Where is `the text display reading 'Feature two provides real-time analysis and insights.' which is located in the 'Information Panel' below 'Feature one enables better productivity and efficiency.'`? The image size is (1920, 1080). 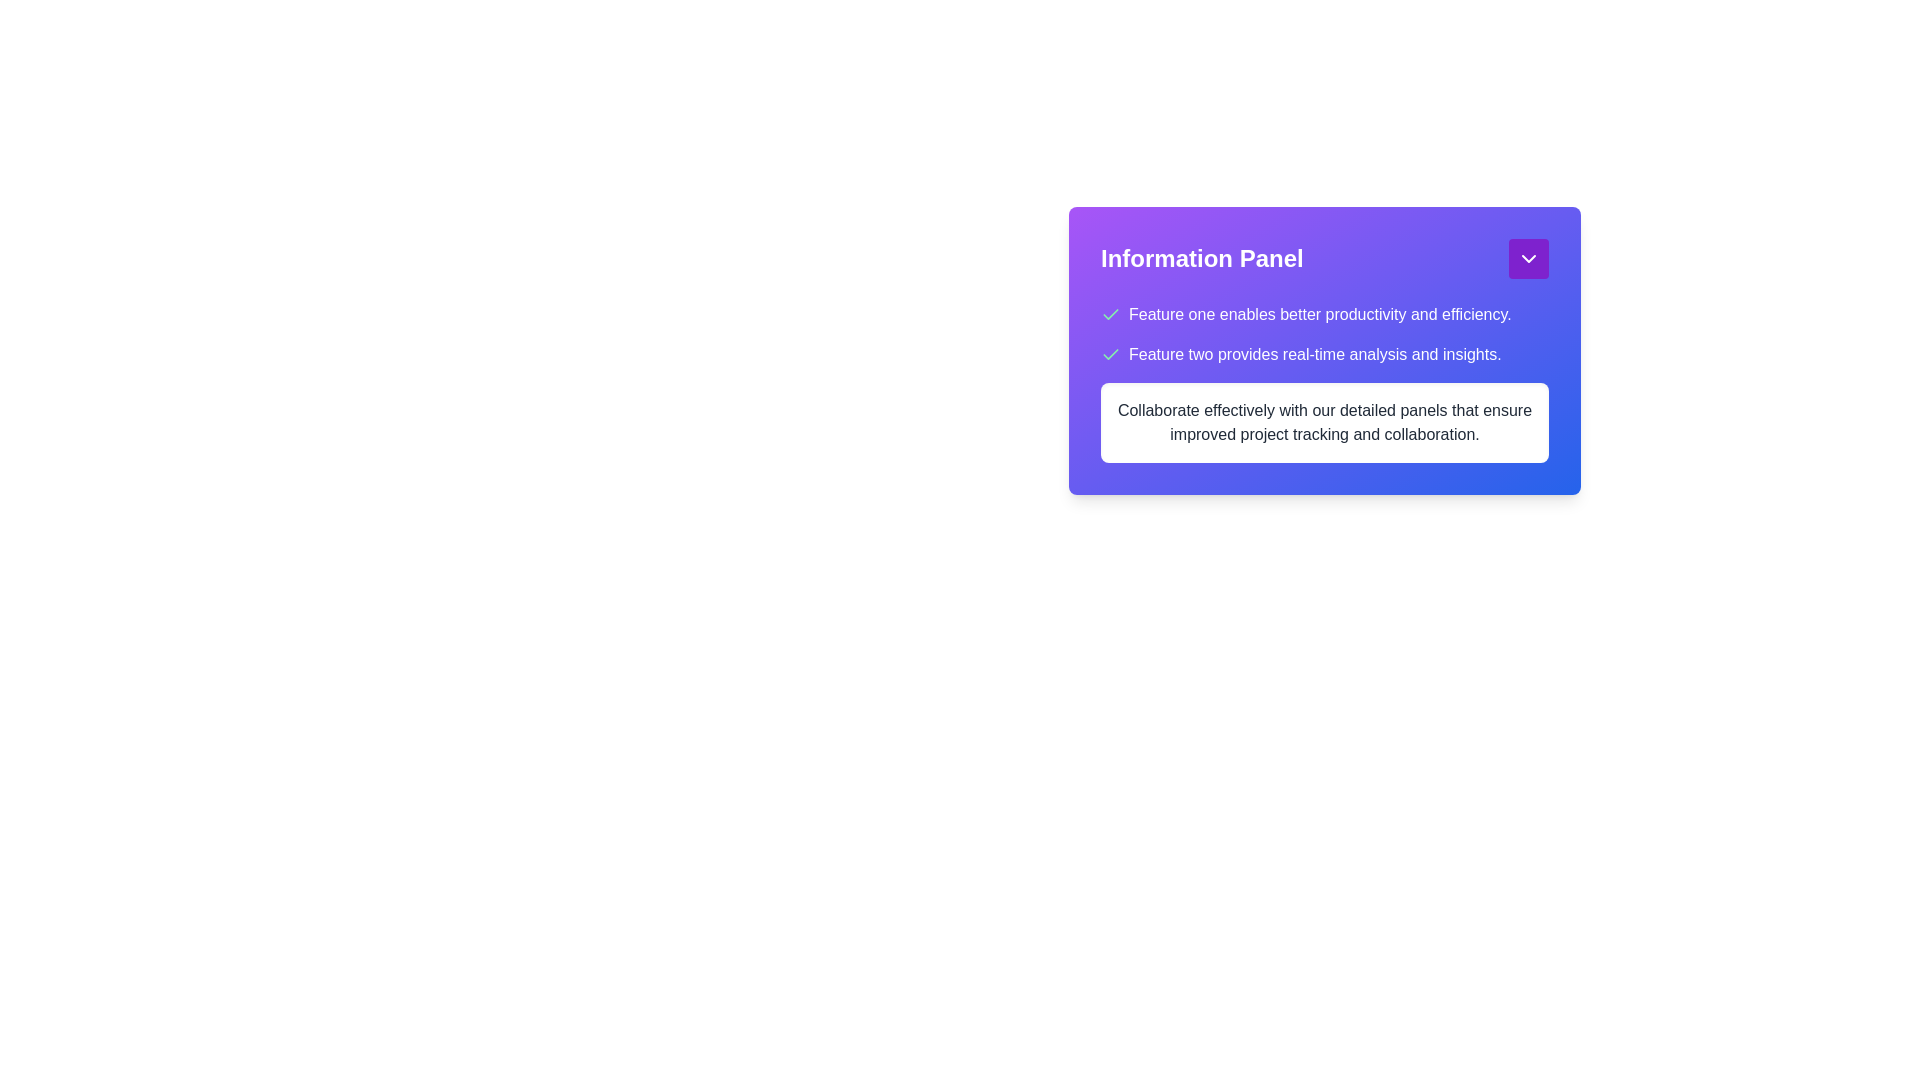
the text display reading 'Feature two provides real-time analysis and insights.' which is located in the 'Information Panel' below 'Feature one enables better productivity and efficiency.' is located at coordinates (1315, 353).